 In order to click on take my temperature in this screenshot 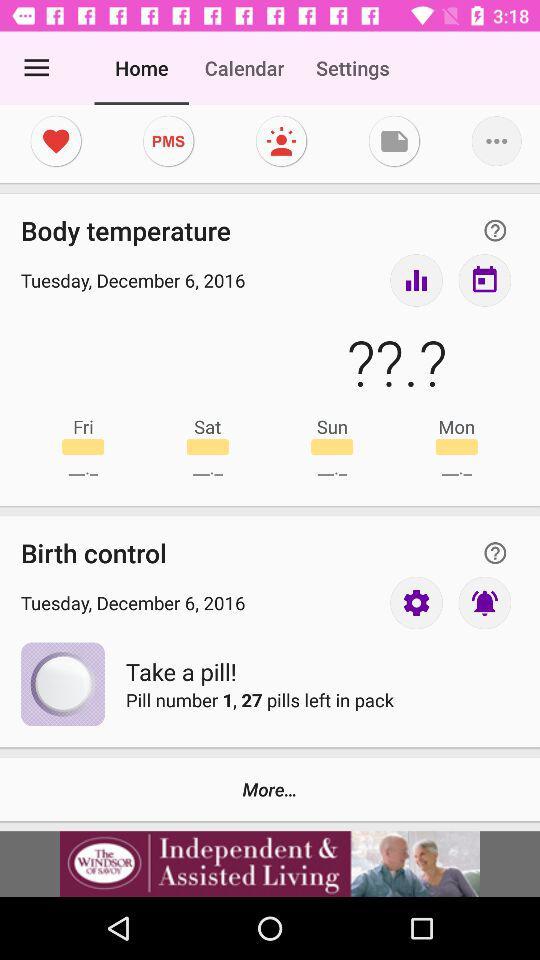, I will do `click(415, 279)`.